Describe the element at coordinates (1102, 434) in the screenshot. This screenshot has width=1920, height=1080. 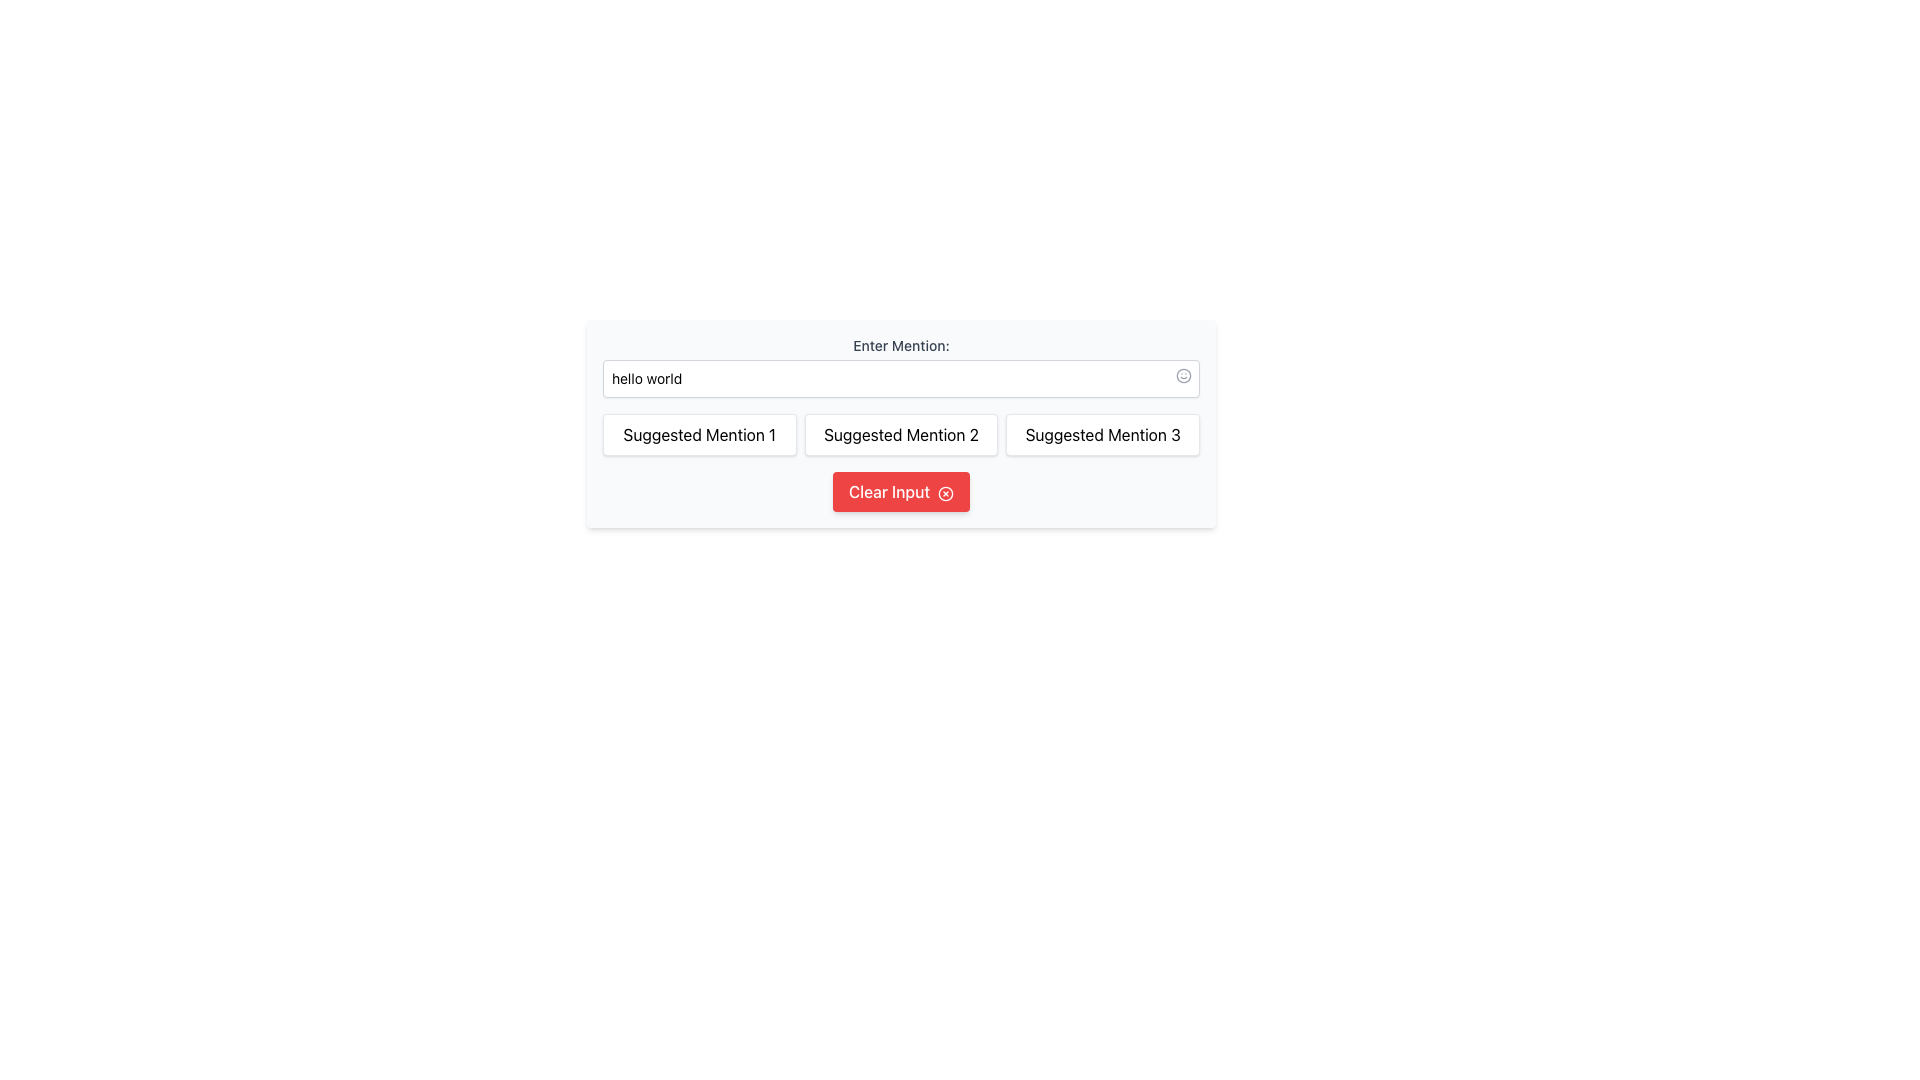
I see `the informational text label that displays a text suggestion, located in the third box of a horizontally aligned grid layout` at that location.